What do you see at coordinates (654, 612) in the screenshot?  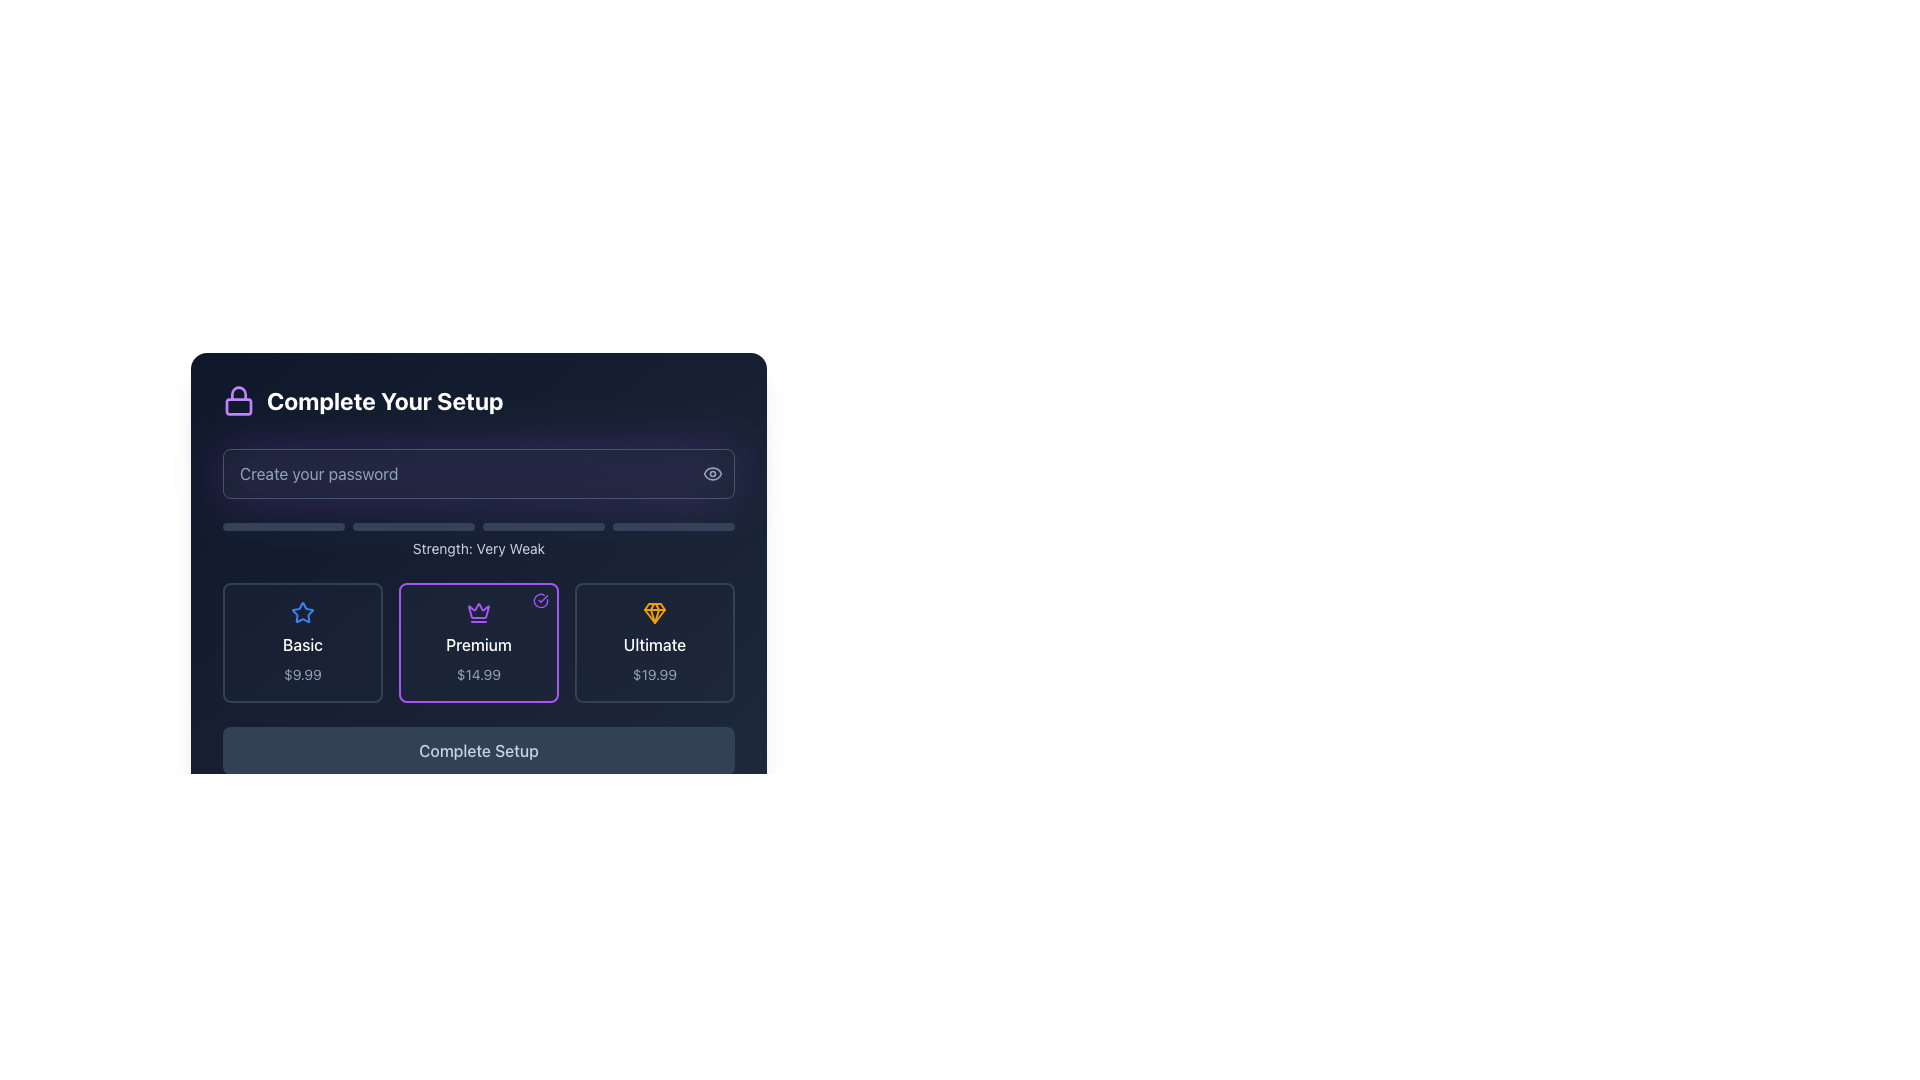 I see `the gem-like amber icon located at the top of the 'Ultimate' subscription option box, which is the rightmost among three options` at bounding box center [654, 612].